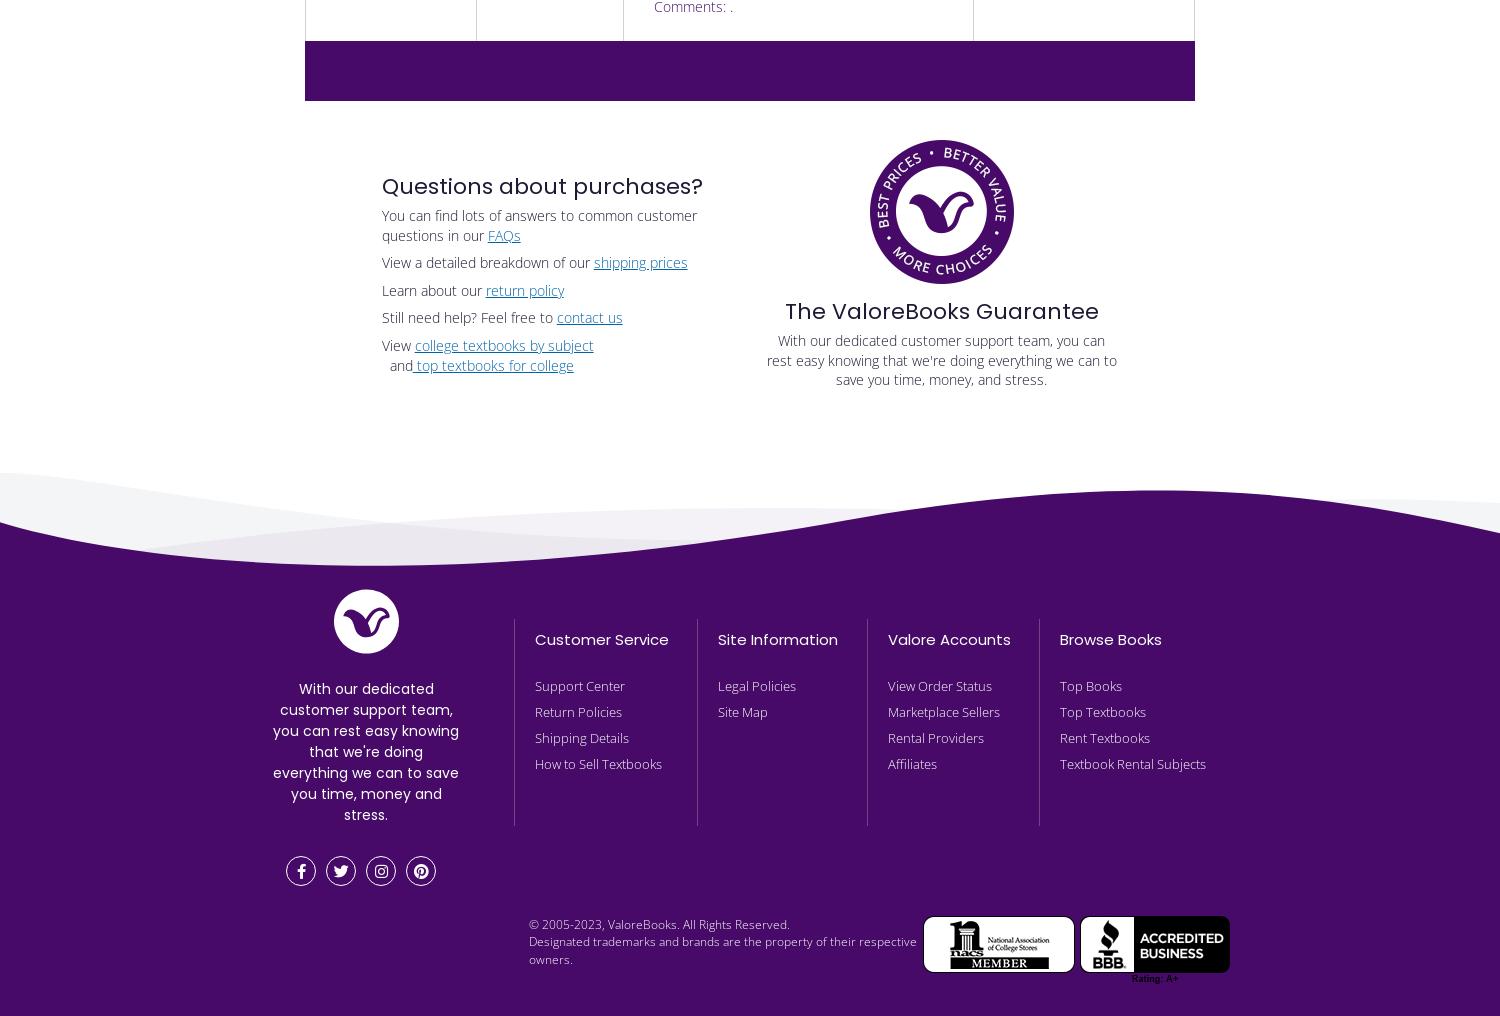  What do you see at coordinates (503, 234) in the screenshot?
I see `'FAQs'` at bounding box center [503, 234].